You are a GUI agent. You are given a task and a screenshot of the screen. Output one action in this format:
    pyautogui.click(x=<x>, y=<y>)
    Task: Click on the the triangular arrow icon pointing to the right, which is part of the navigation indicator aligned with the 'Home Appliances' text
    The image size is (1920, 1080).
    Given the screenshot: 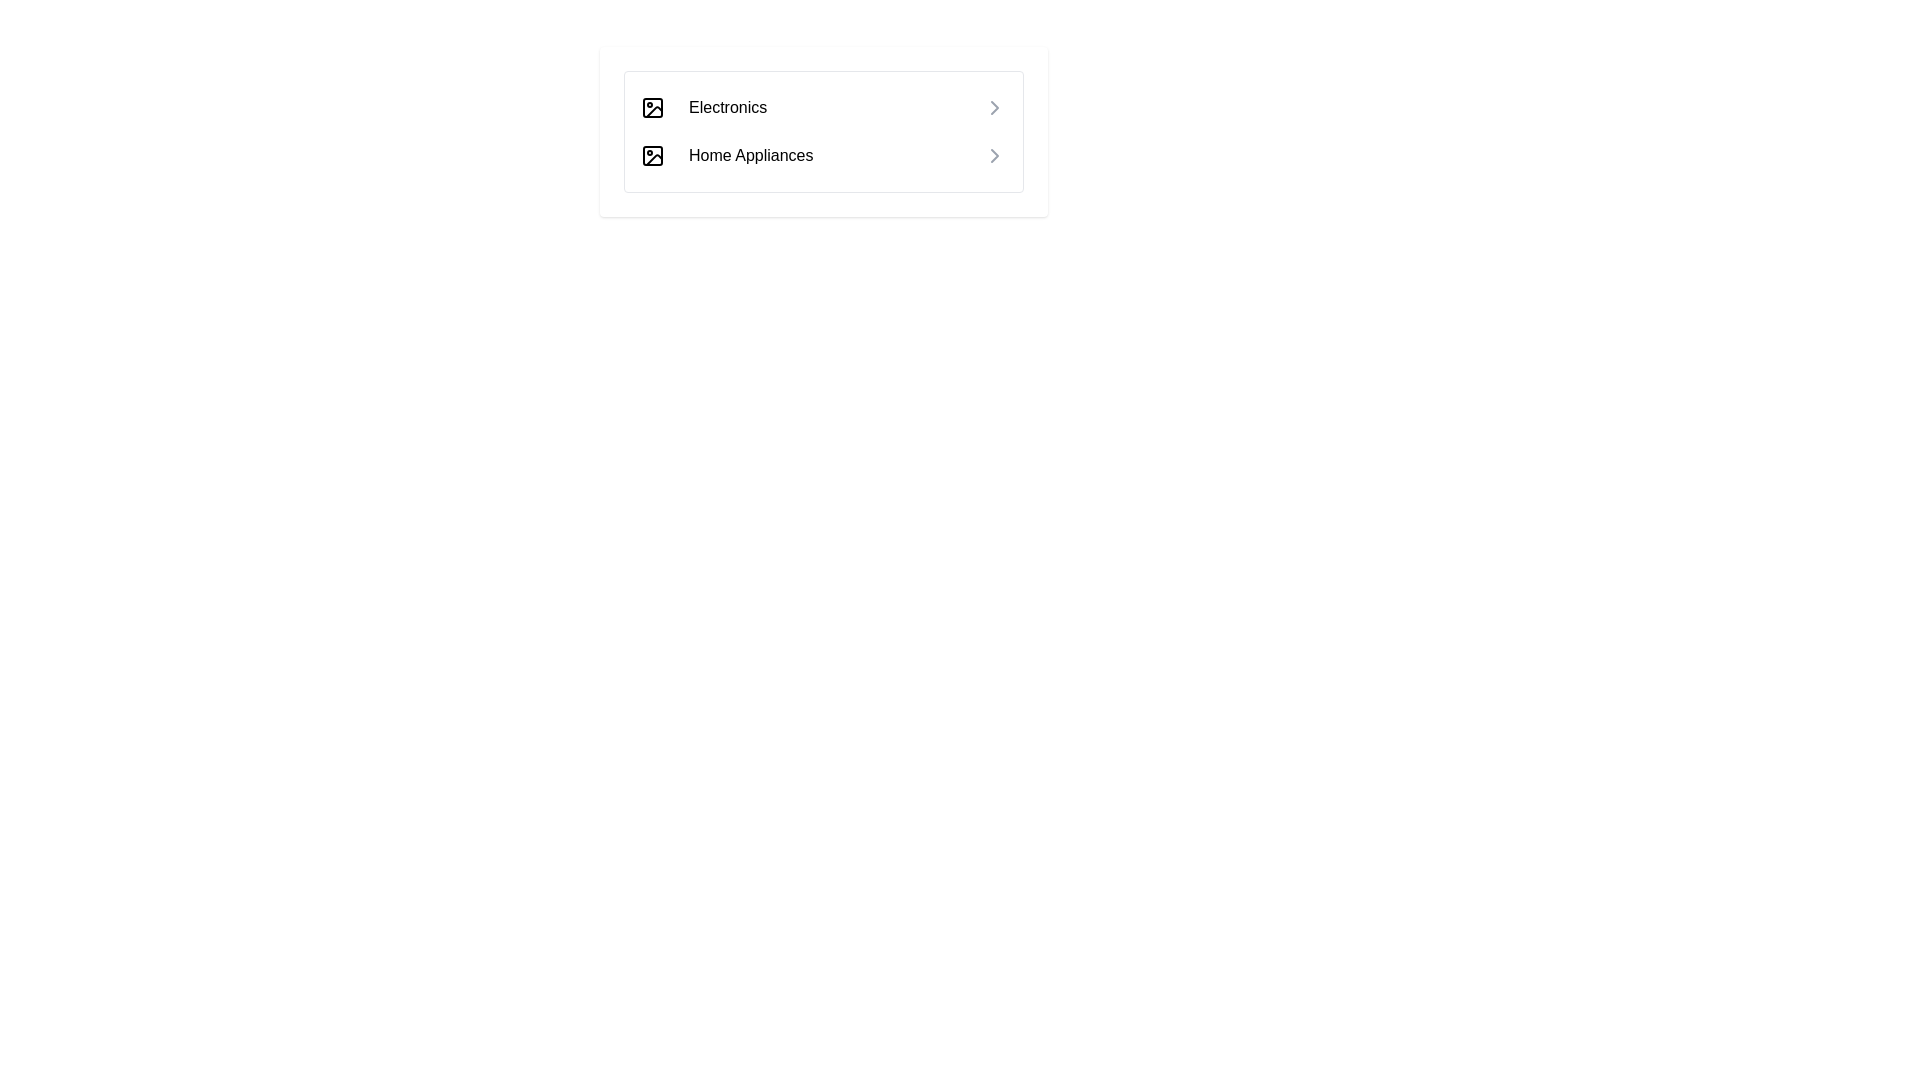 What is the action you would take?
    pyautogui.click(x=994, y=154)
    